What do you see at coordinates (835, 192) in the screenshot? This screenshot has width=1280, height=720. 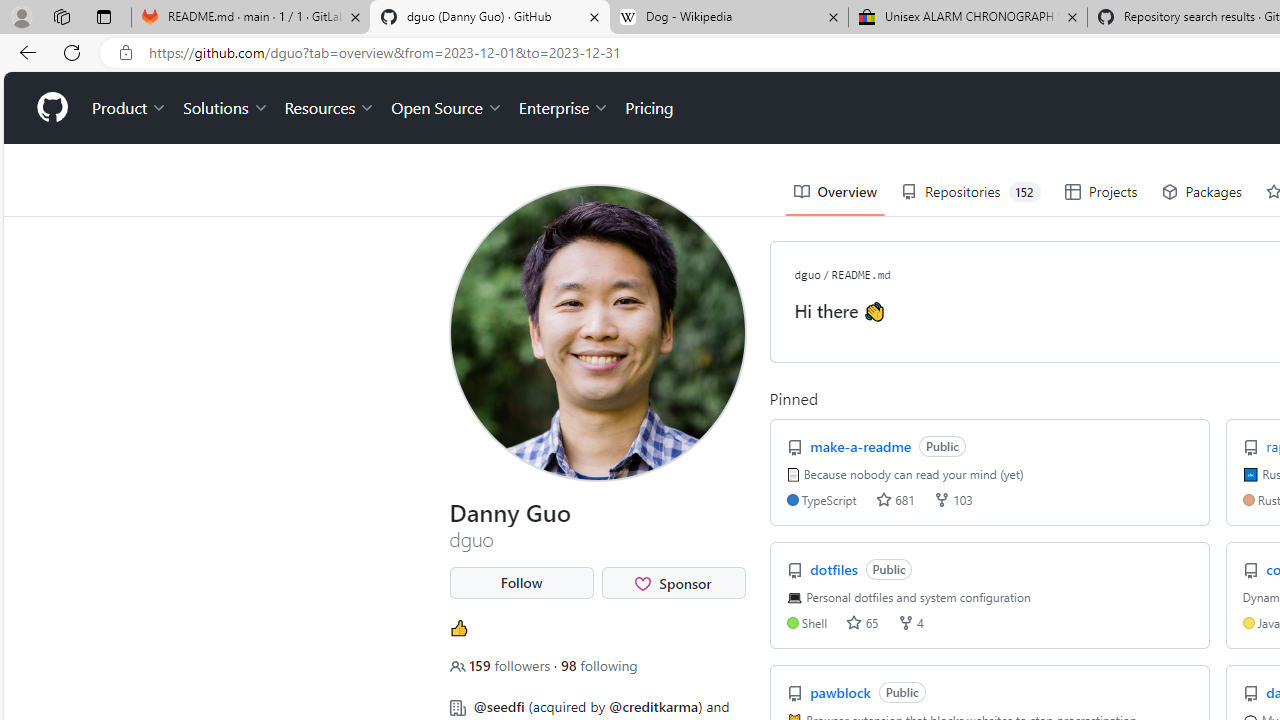 I see `'Overview'` at bounding box center [835, 192].